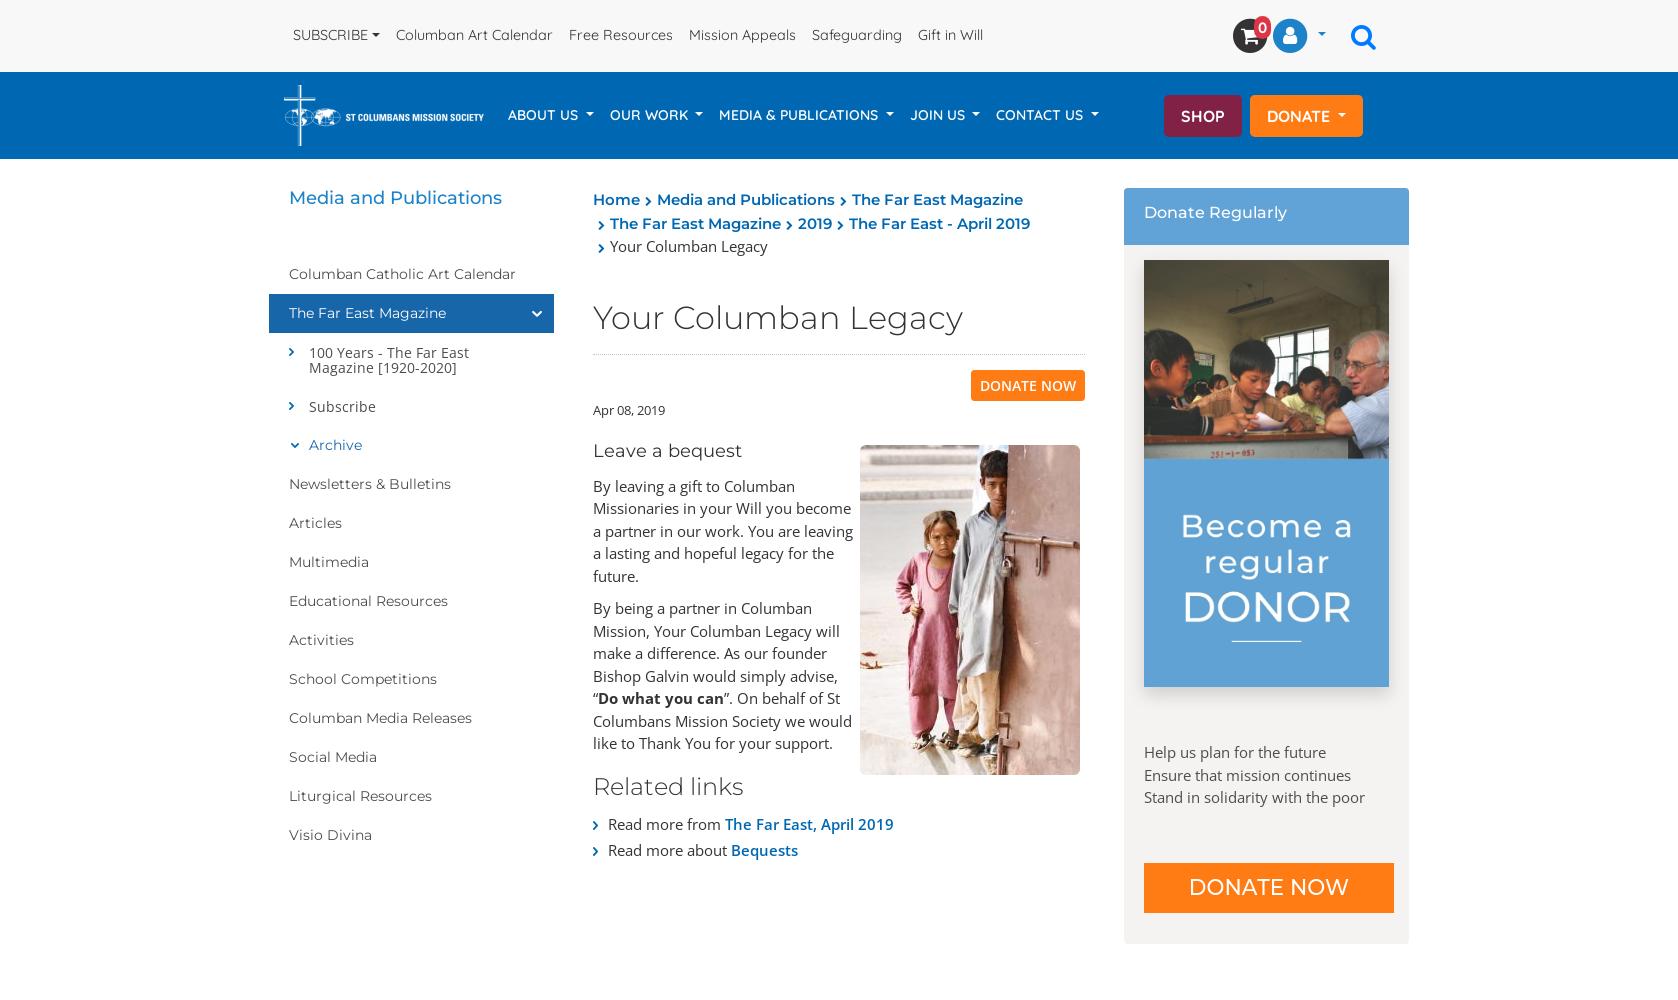 The image size is (1678, 1000). Describe the element at coordinates (592, 198) in the screenshot. I see `'Home'` at that location.